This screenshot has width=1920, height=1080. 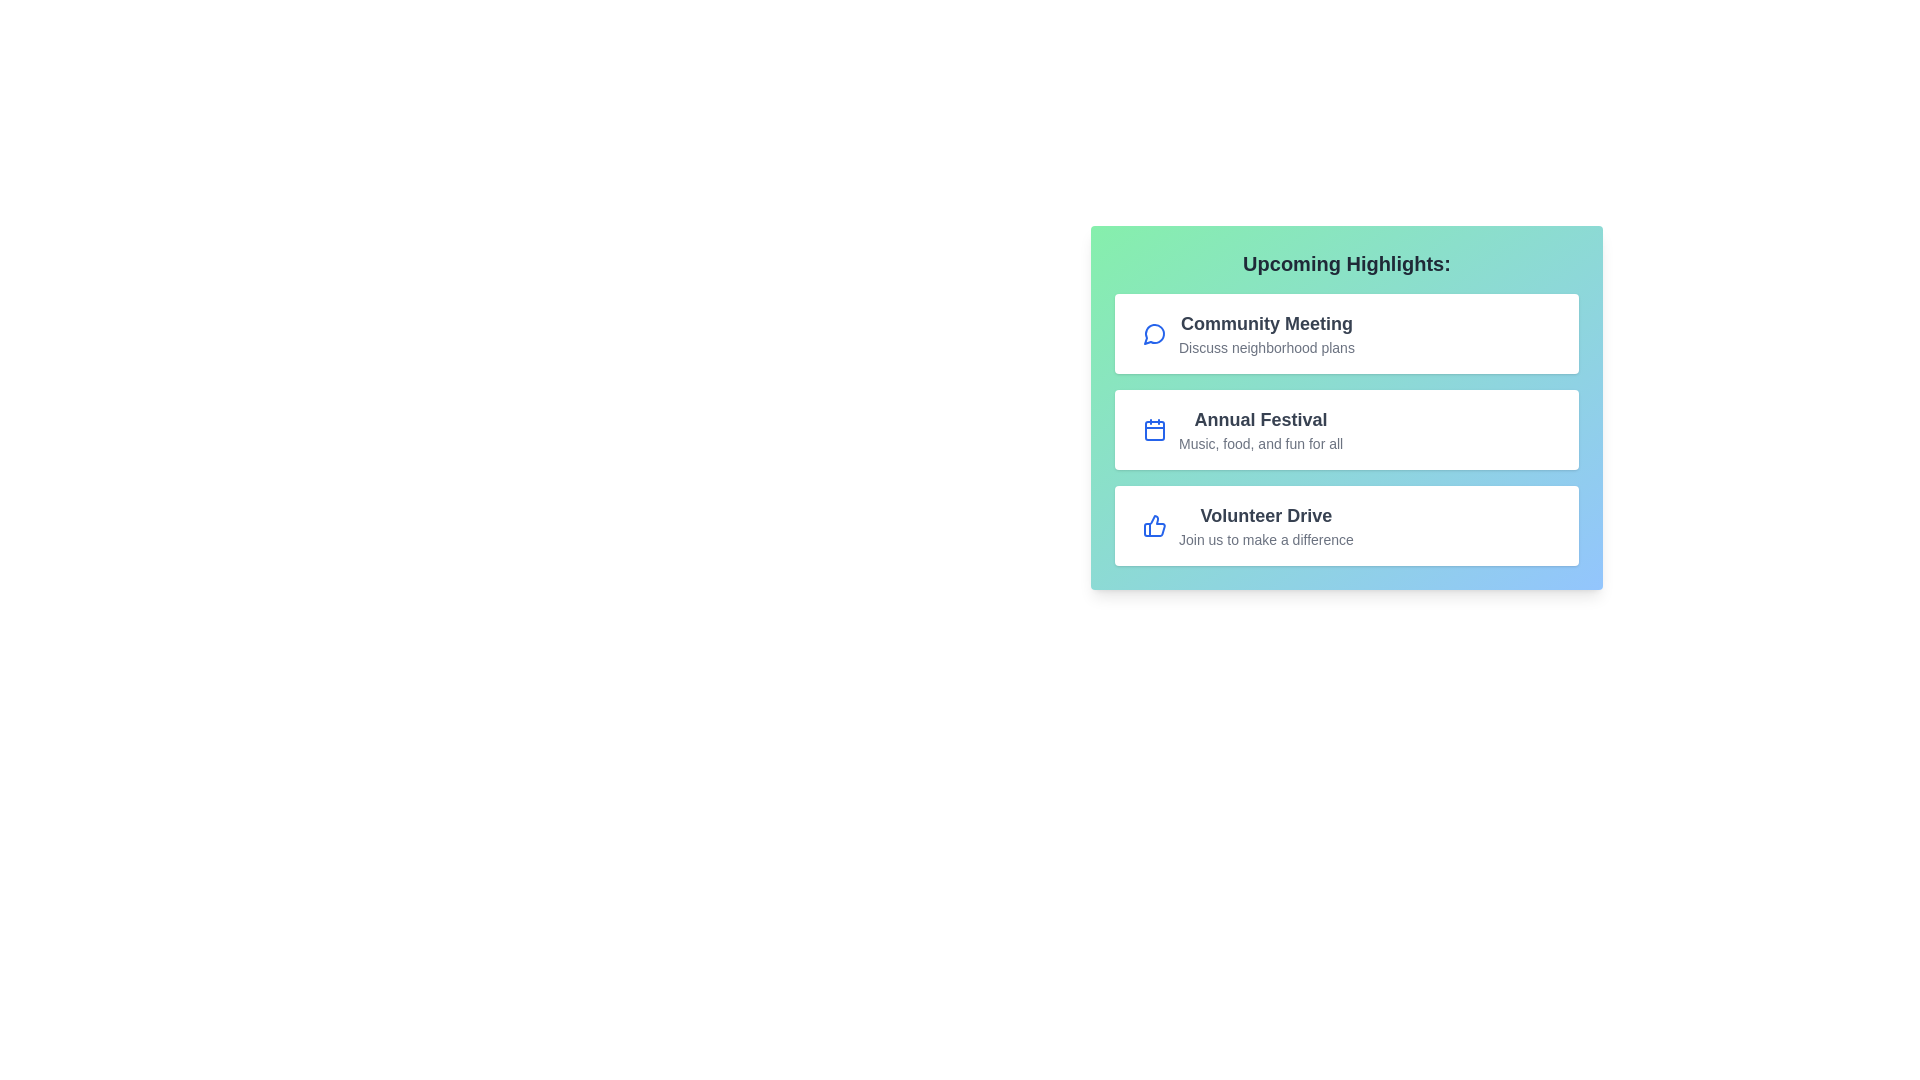 What do you see at coordinates (1347, 524) in the screenshot?
I see `the event item Volunteer Drive to observe its hover effect` at bounding box center [1347, 524].